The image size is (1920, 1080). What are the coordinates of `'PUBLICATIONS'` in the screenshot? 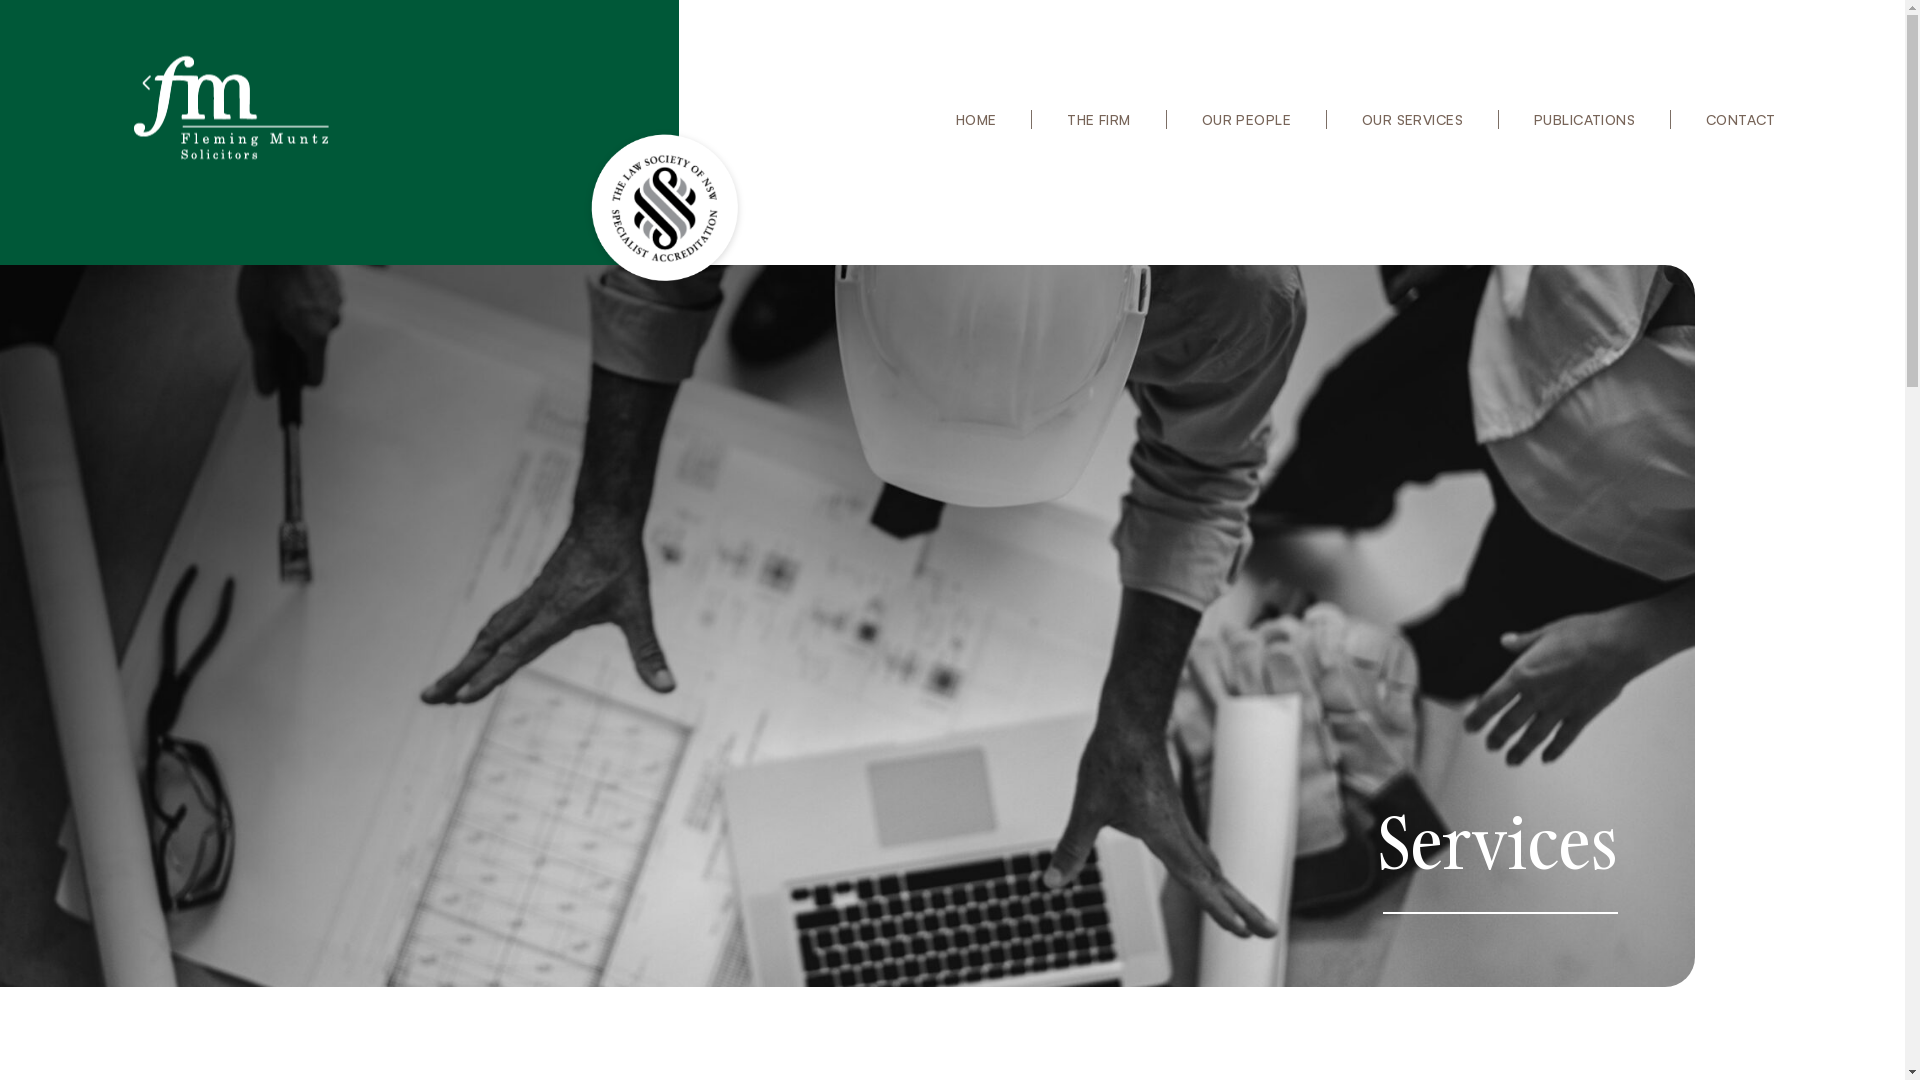 It's located at (1513, 119).